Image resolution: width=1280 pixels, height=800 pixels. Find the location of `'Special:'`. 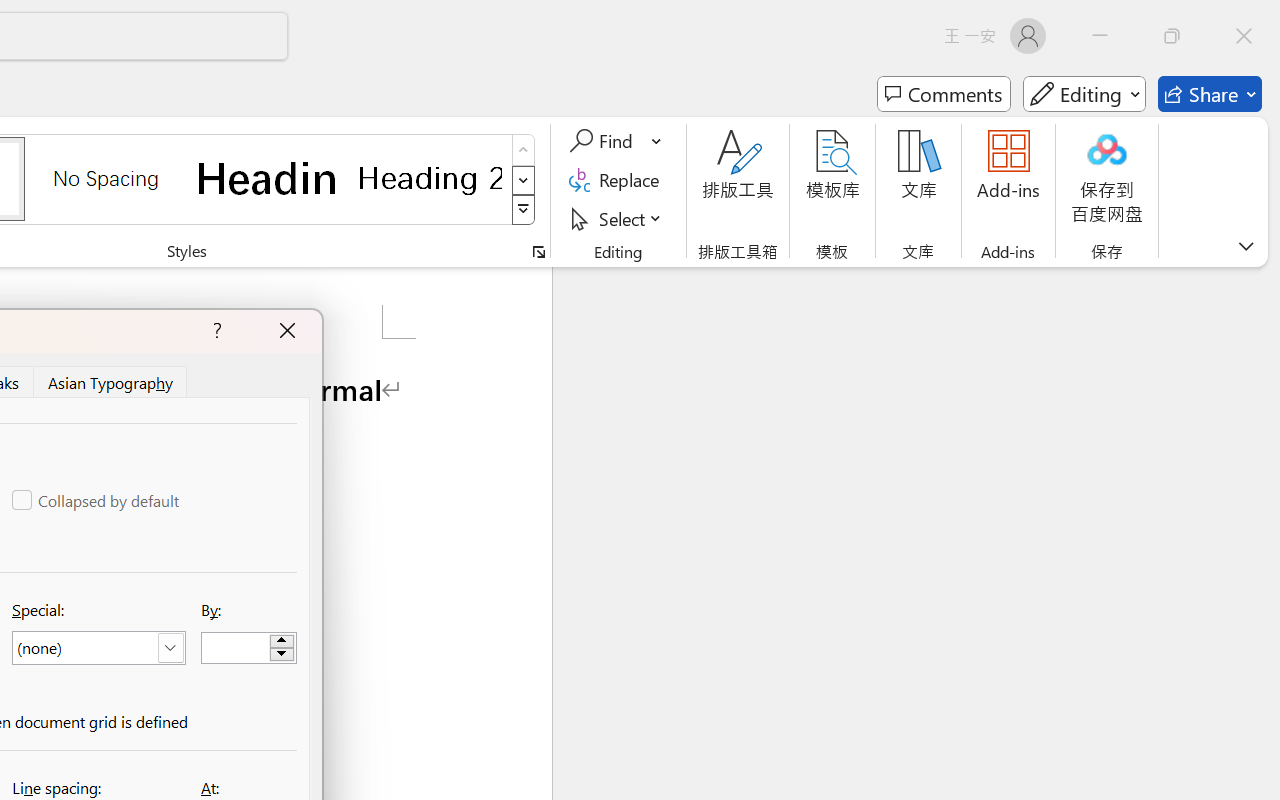

'Special:' is located at coordinates (97, 647).